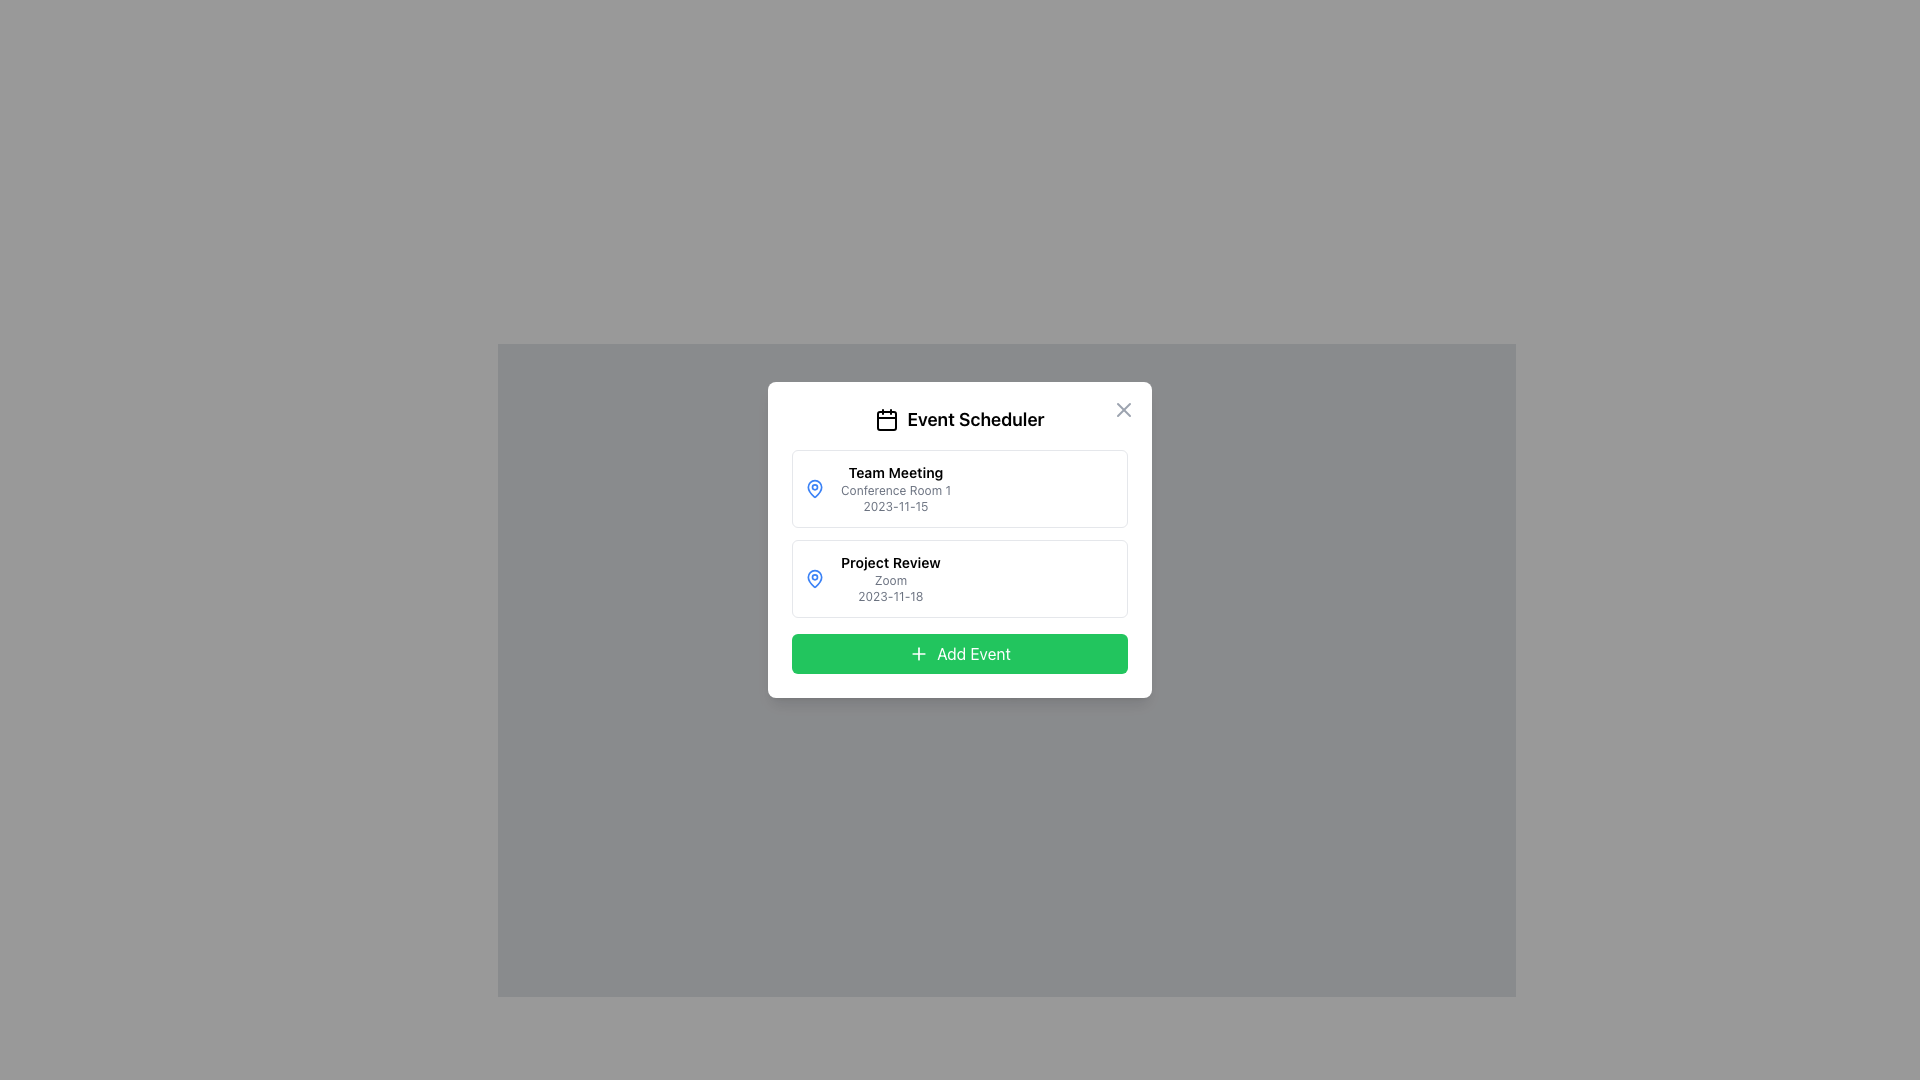  I want to click on the non-interactive text label that provides additional information about the meeting method 'Zoom' in the 'Project Review' card of the 'Event Scheduler' section, so click(889, 581).